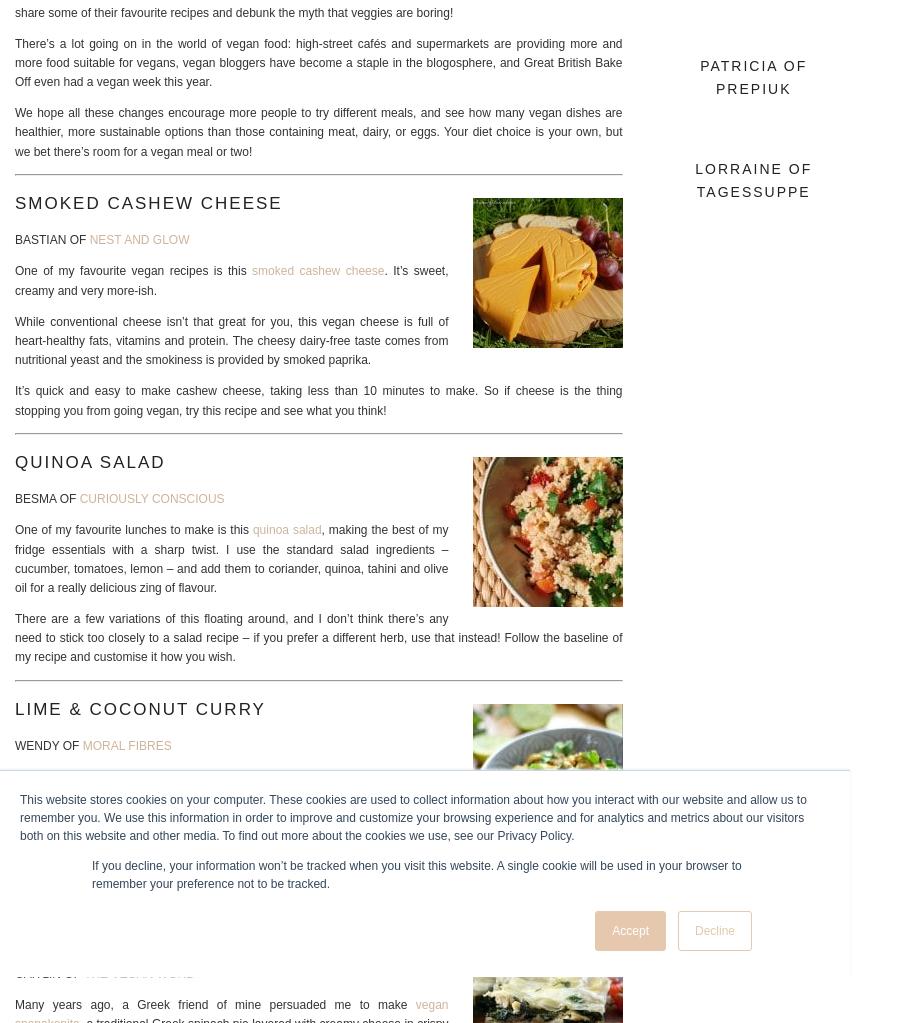 This screenshot has height=1023, width=898. Describe the element at coordinates (48, 972) in the screenshot. I see `'CAITLIN OF'` at that location.